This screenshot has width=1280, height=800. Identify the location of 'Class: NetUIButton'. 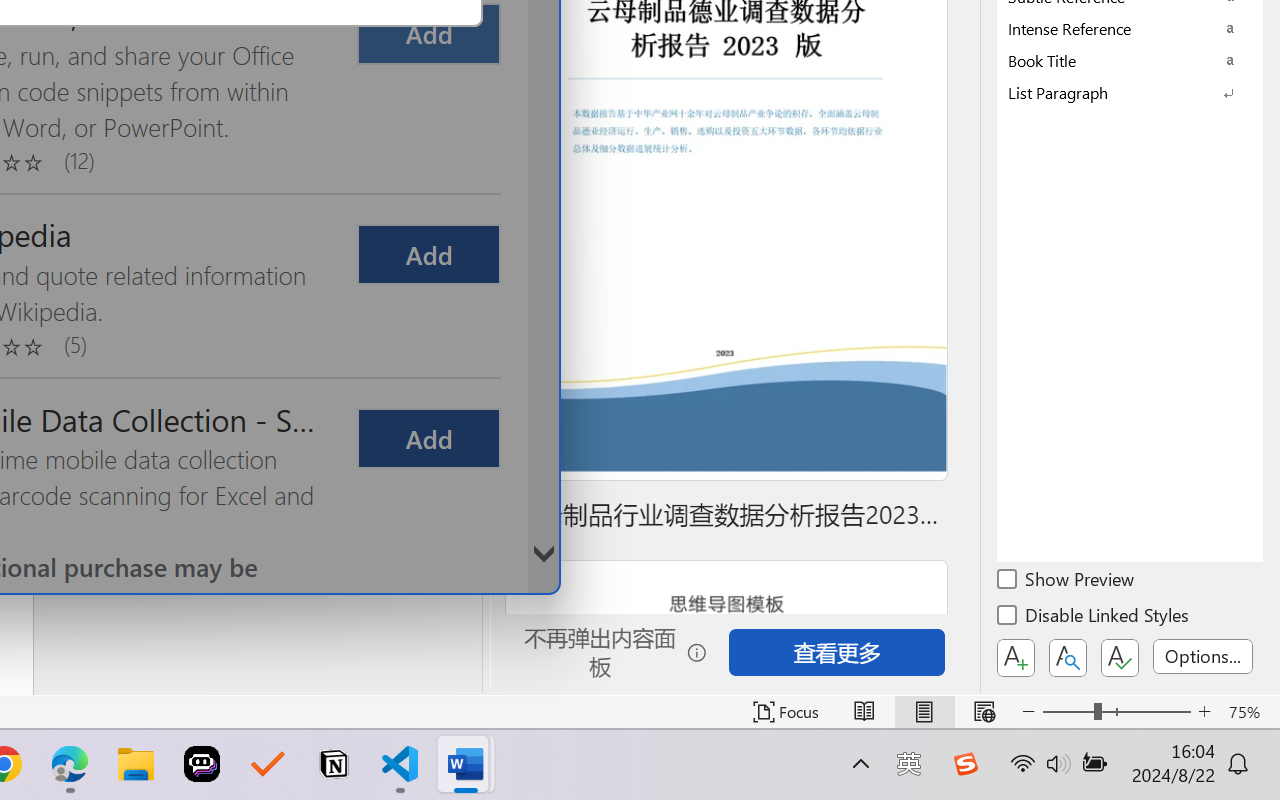
(1120, 657).